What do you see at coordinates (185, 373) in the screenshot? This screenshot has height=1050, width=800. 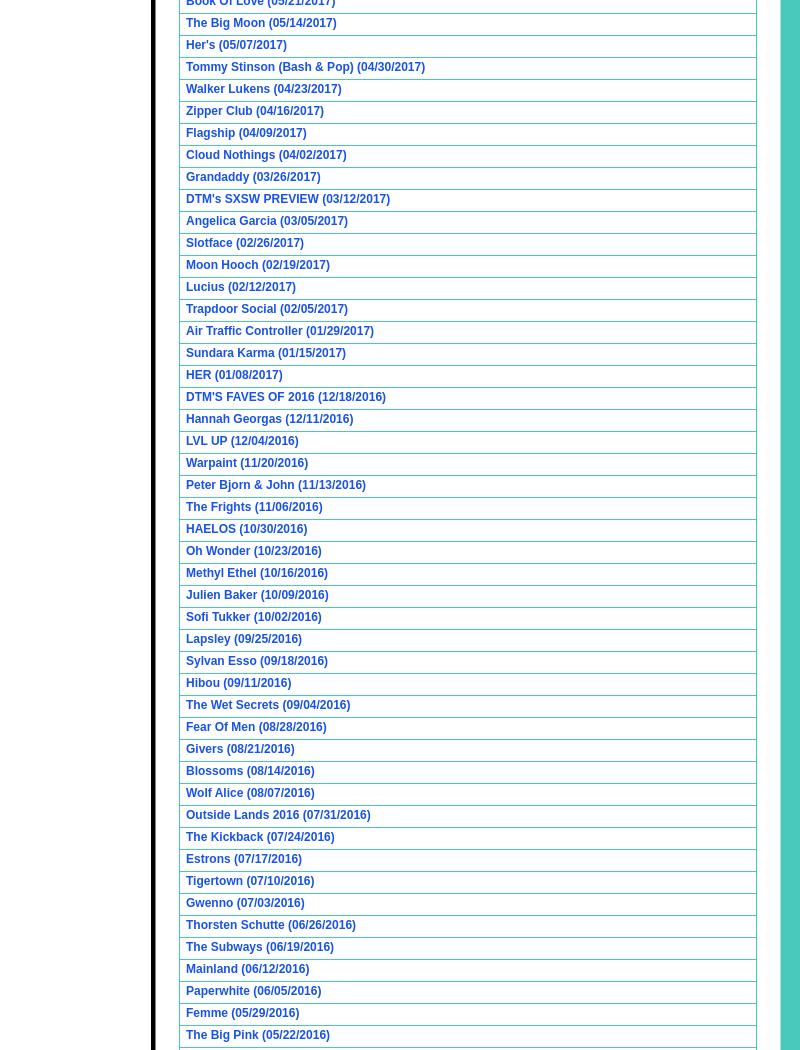 I see `'HER (01/08/2017)'` at bounding box center [185, 373].